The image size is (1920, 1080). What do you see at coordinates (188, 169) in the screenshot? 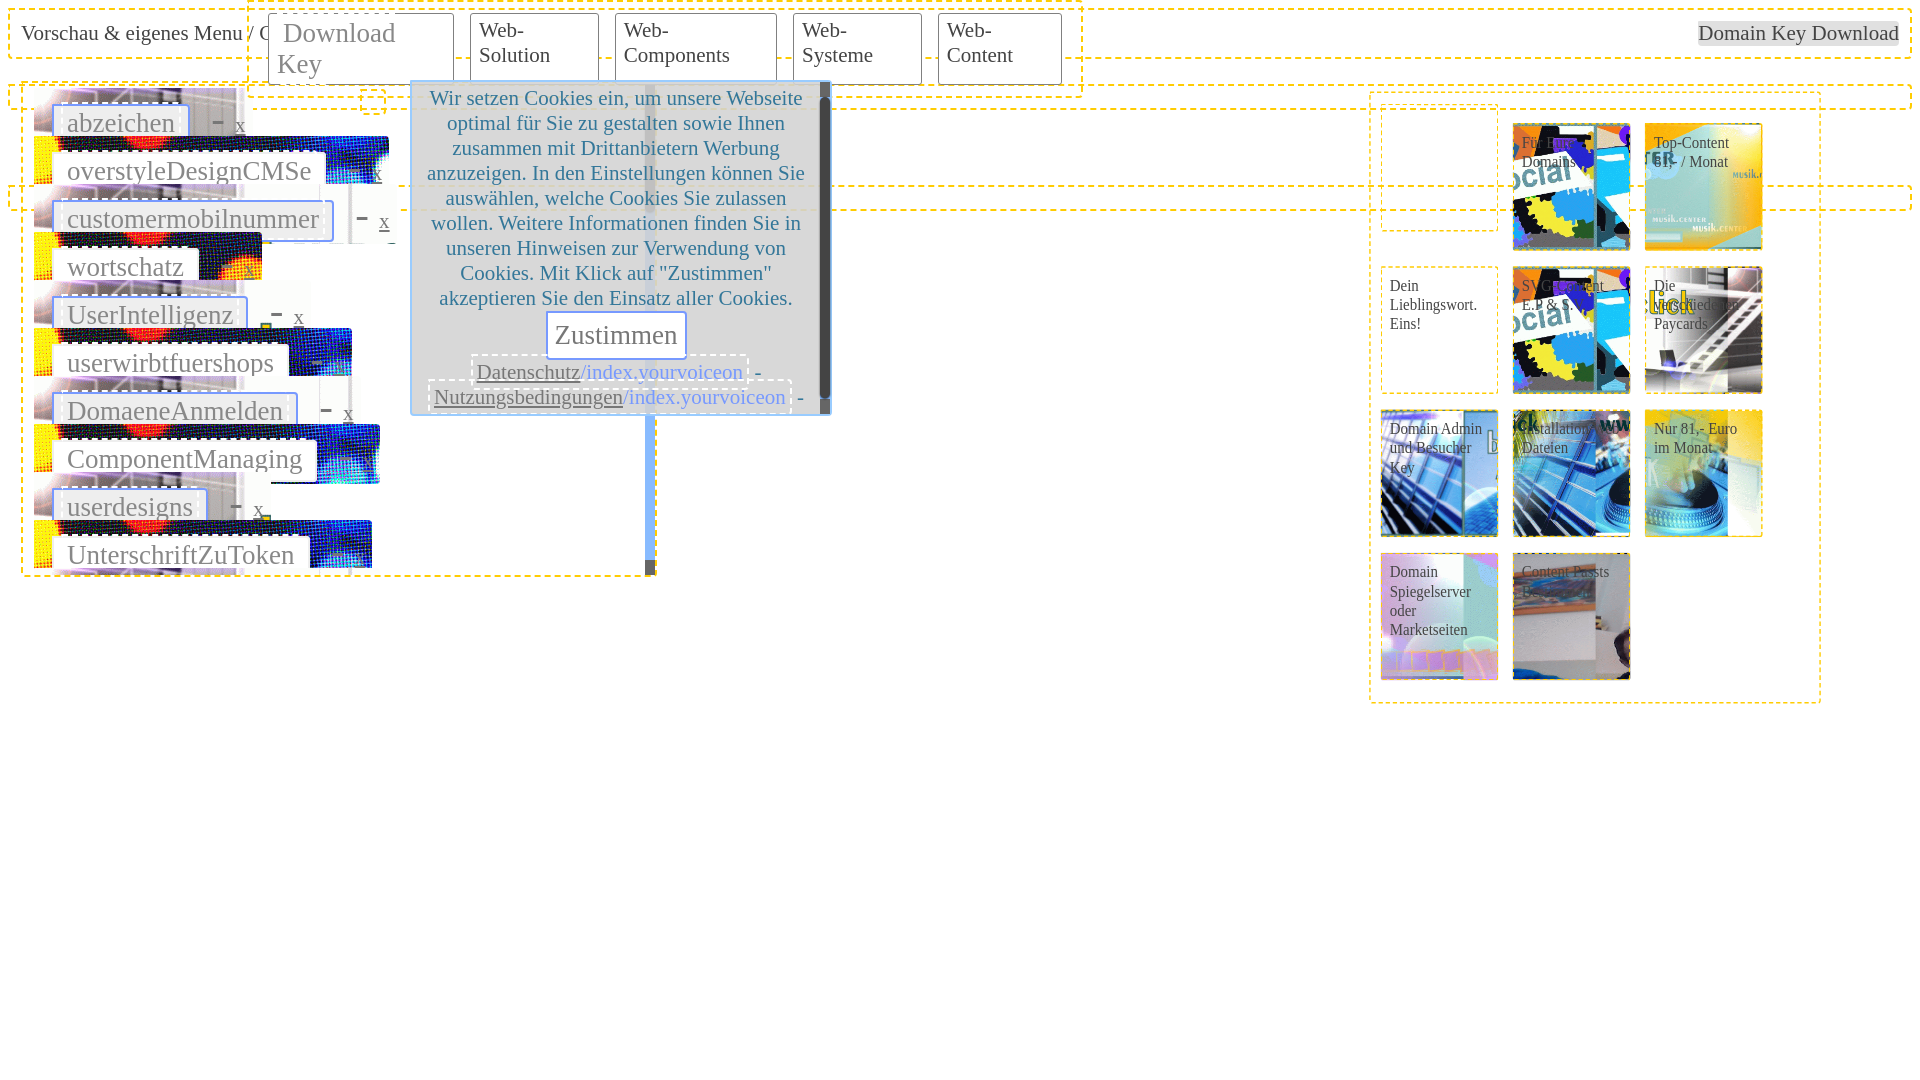
I see `'overstyleDesignCMSe'` at bounding box center [188, 169].